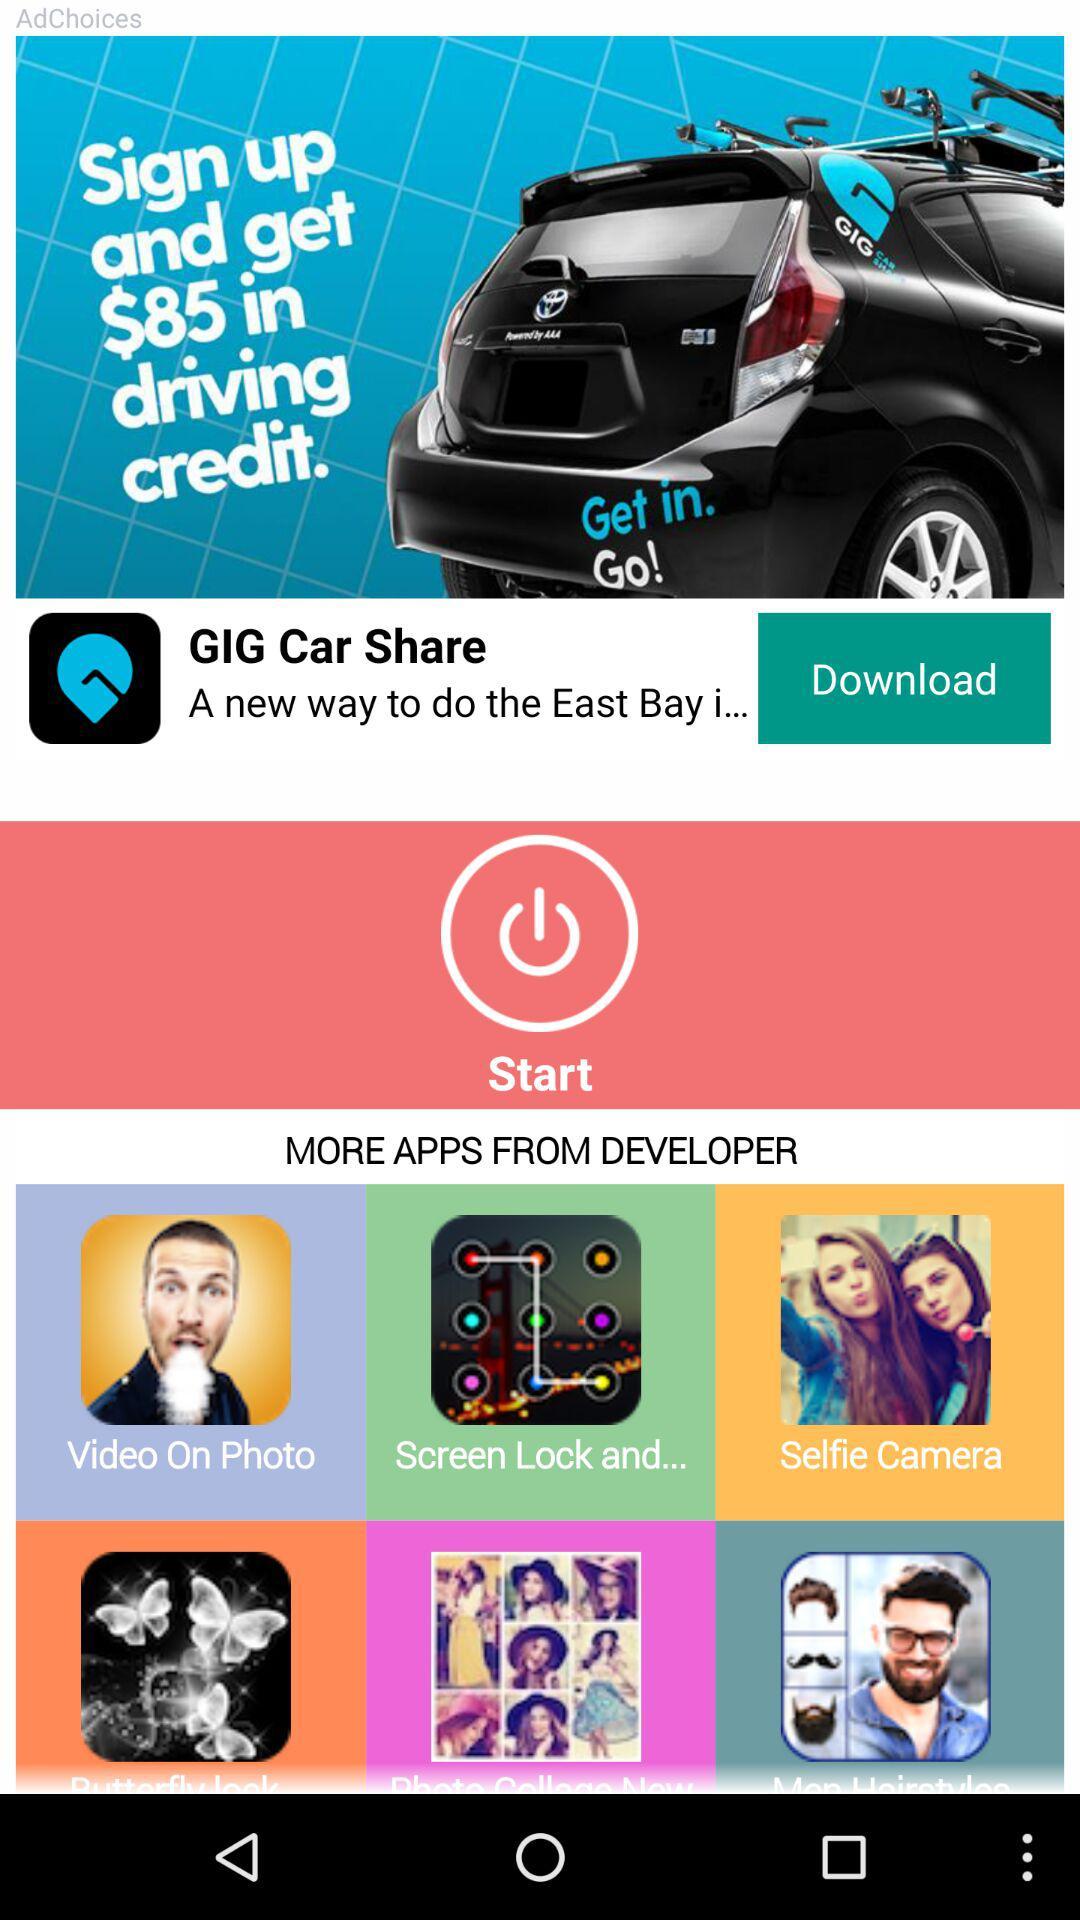 The height and width of the screenshot is (1920, 1080). I want to click on view more applications, so click(540, 1451).